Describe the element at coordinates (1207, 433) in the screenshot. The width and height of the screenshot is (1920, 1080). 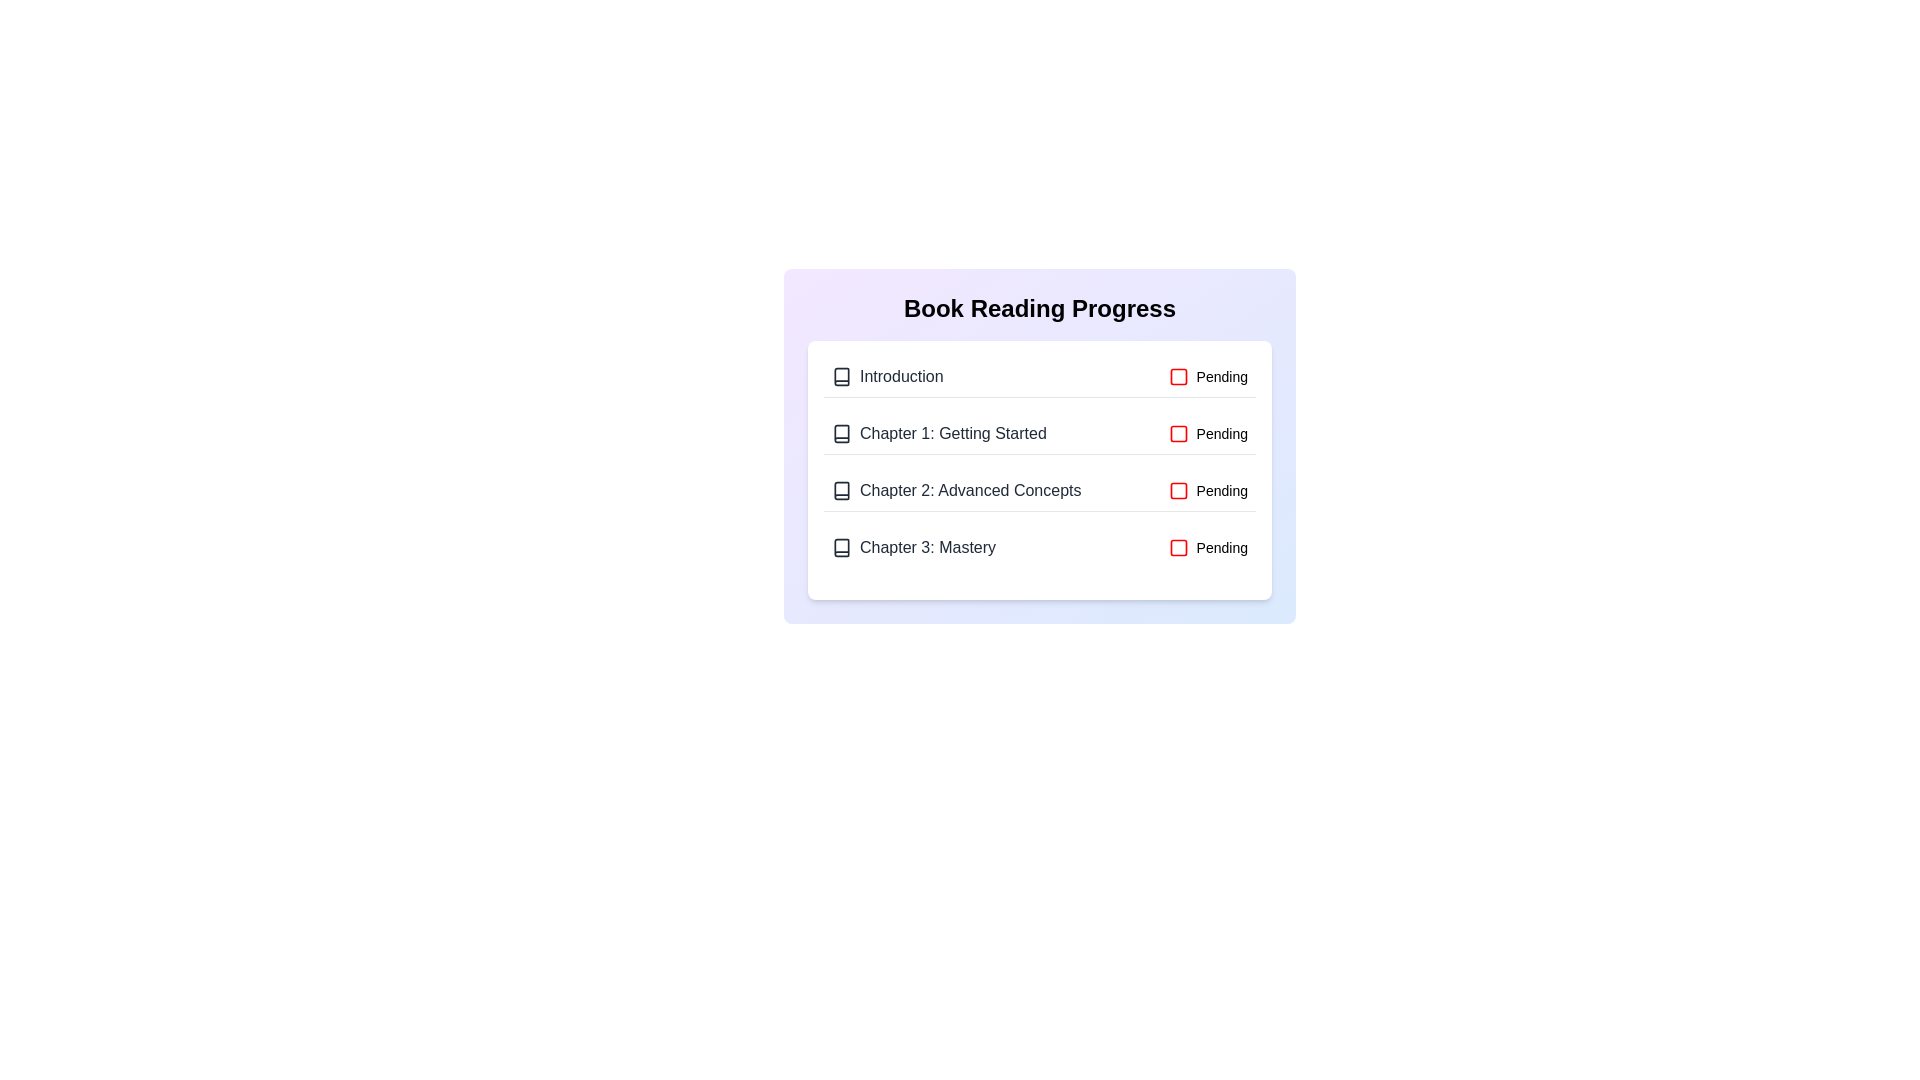
I see `the toggle button for chapter 2 to change its completion status` at that location.